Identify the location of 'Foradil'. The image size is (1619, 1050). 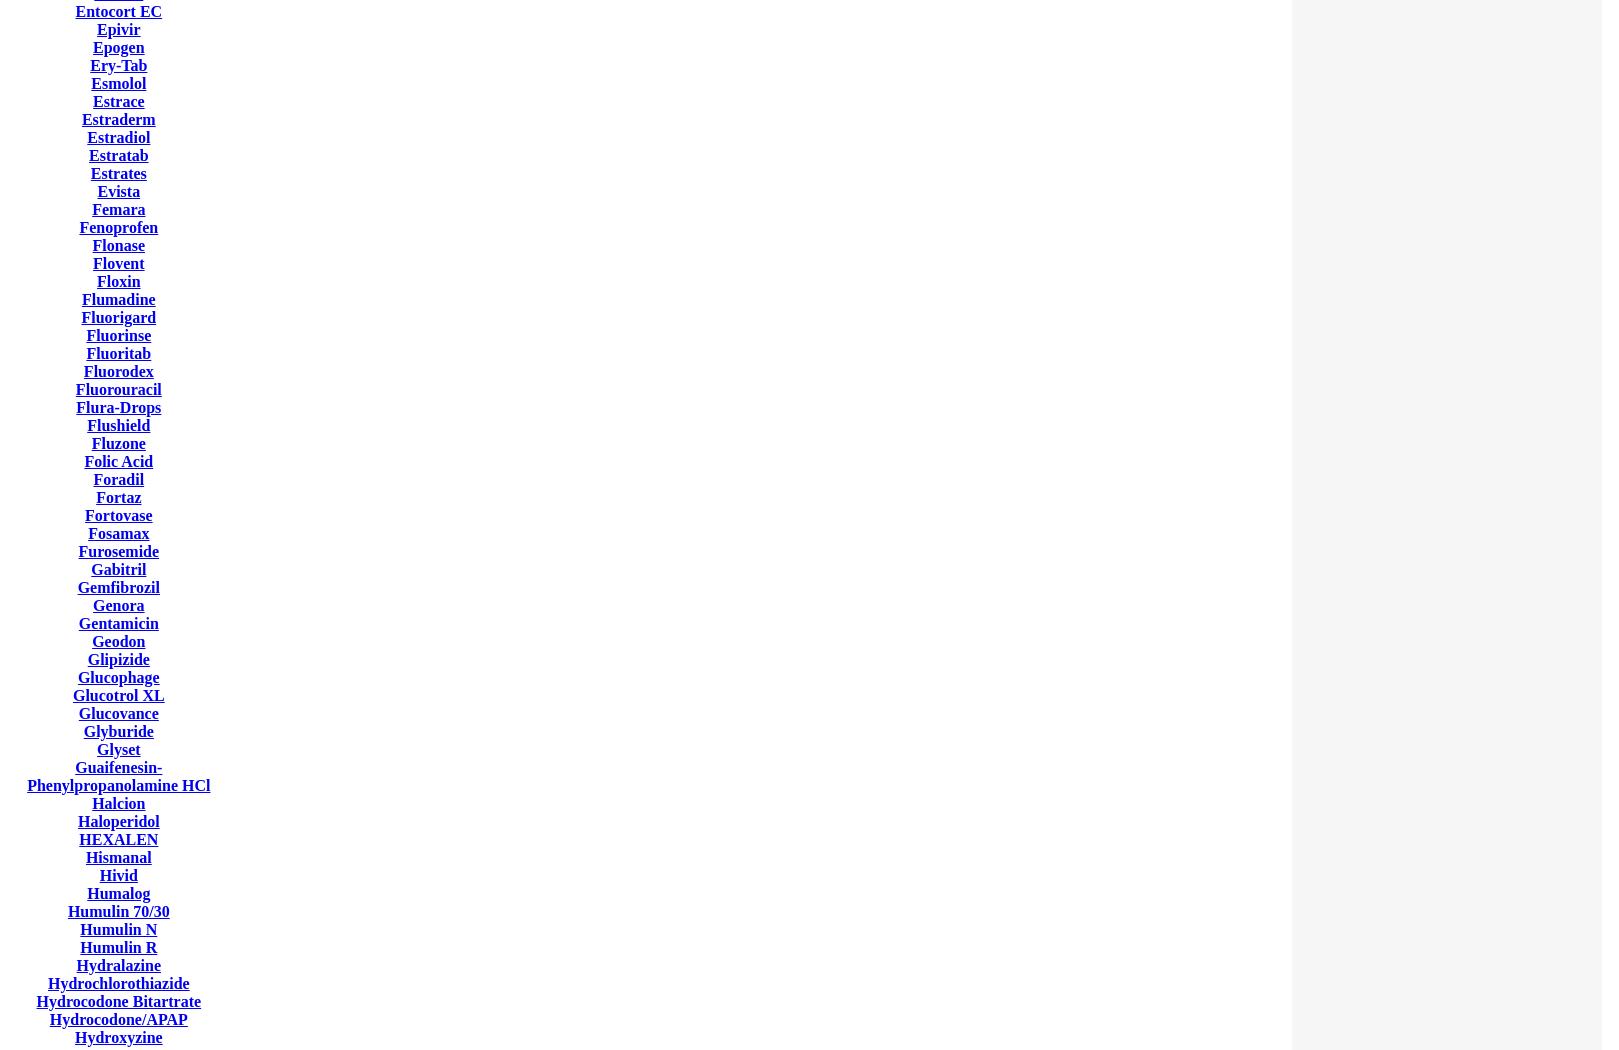
(118, 479).